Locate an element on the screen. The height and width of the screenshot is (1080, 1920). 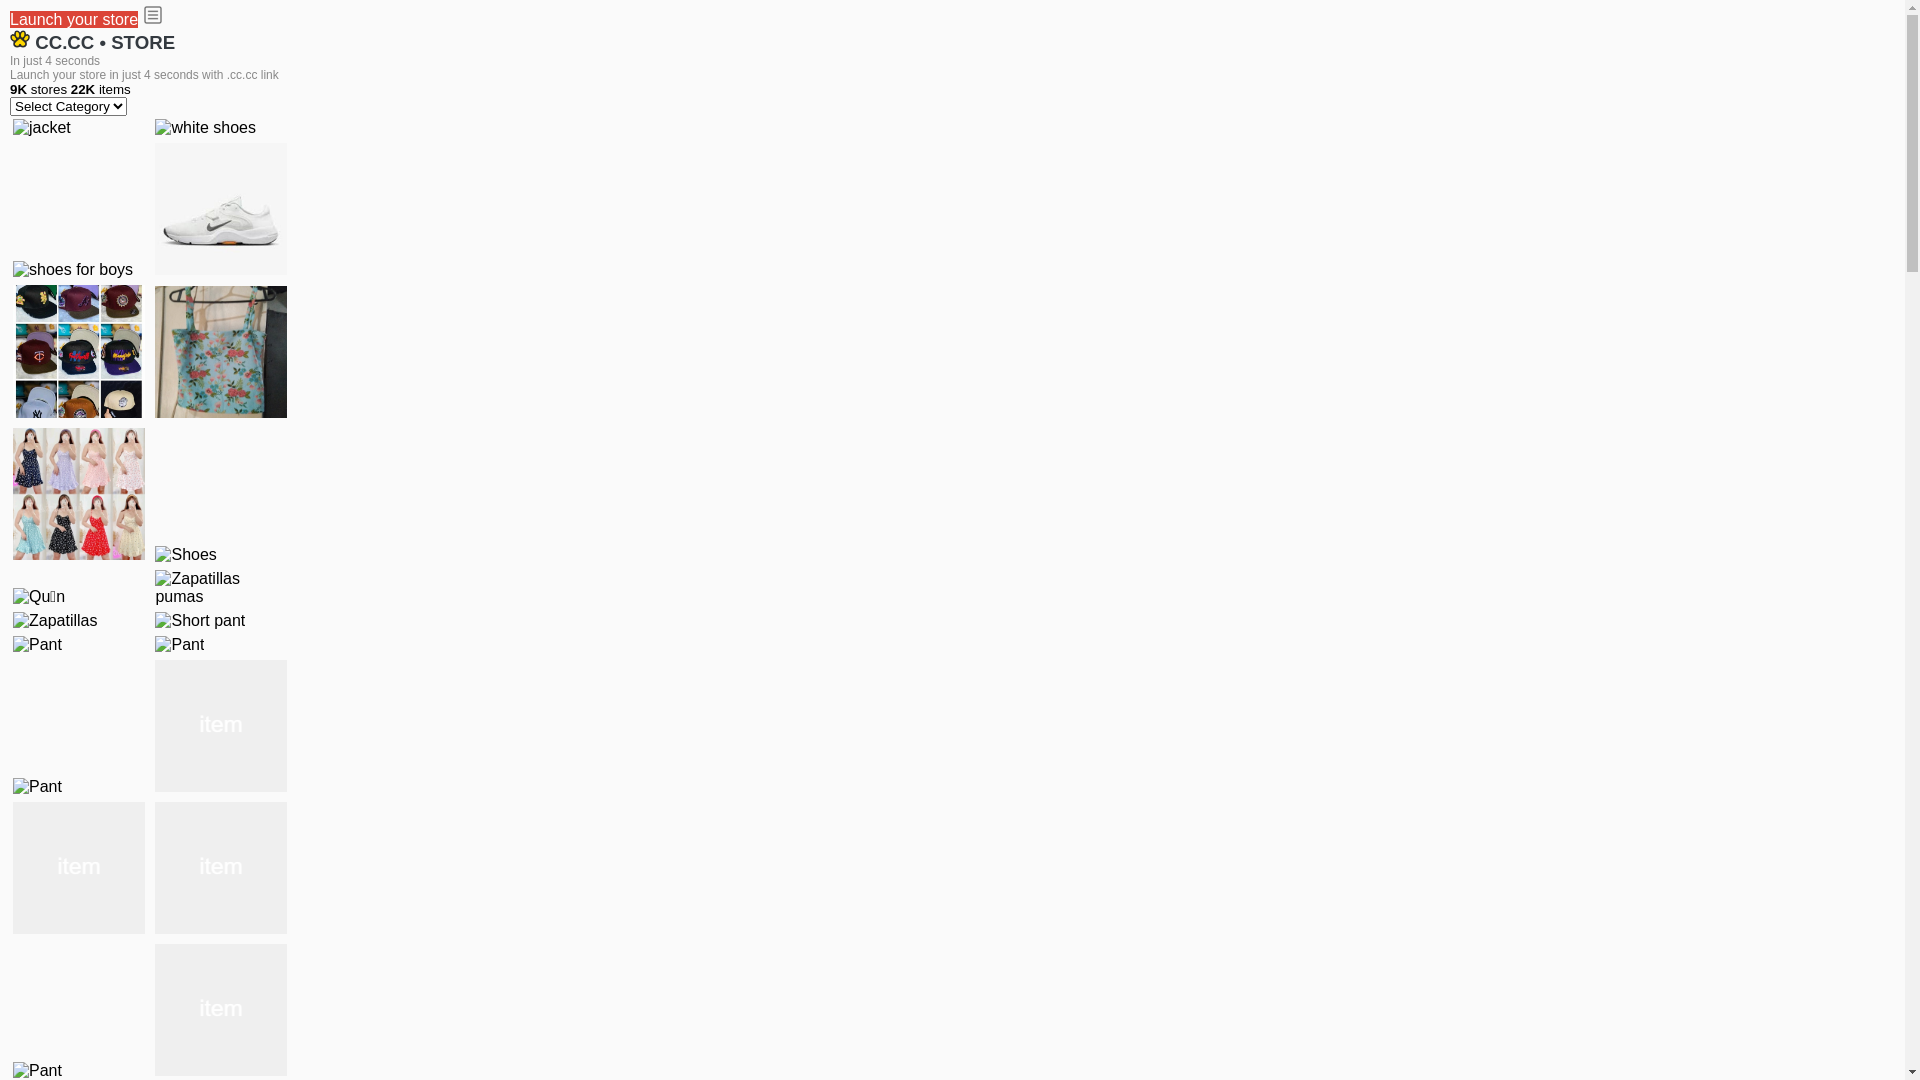
'Shoes' is located at coordinates (185, 555).